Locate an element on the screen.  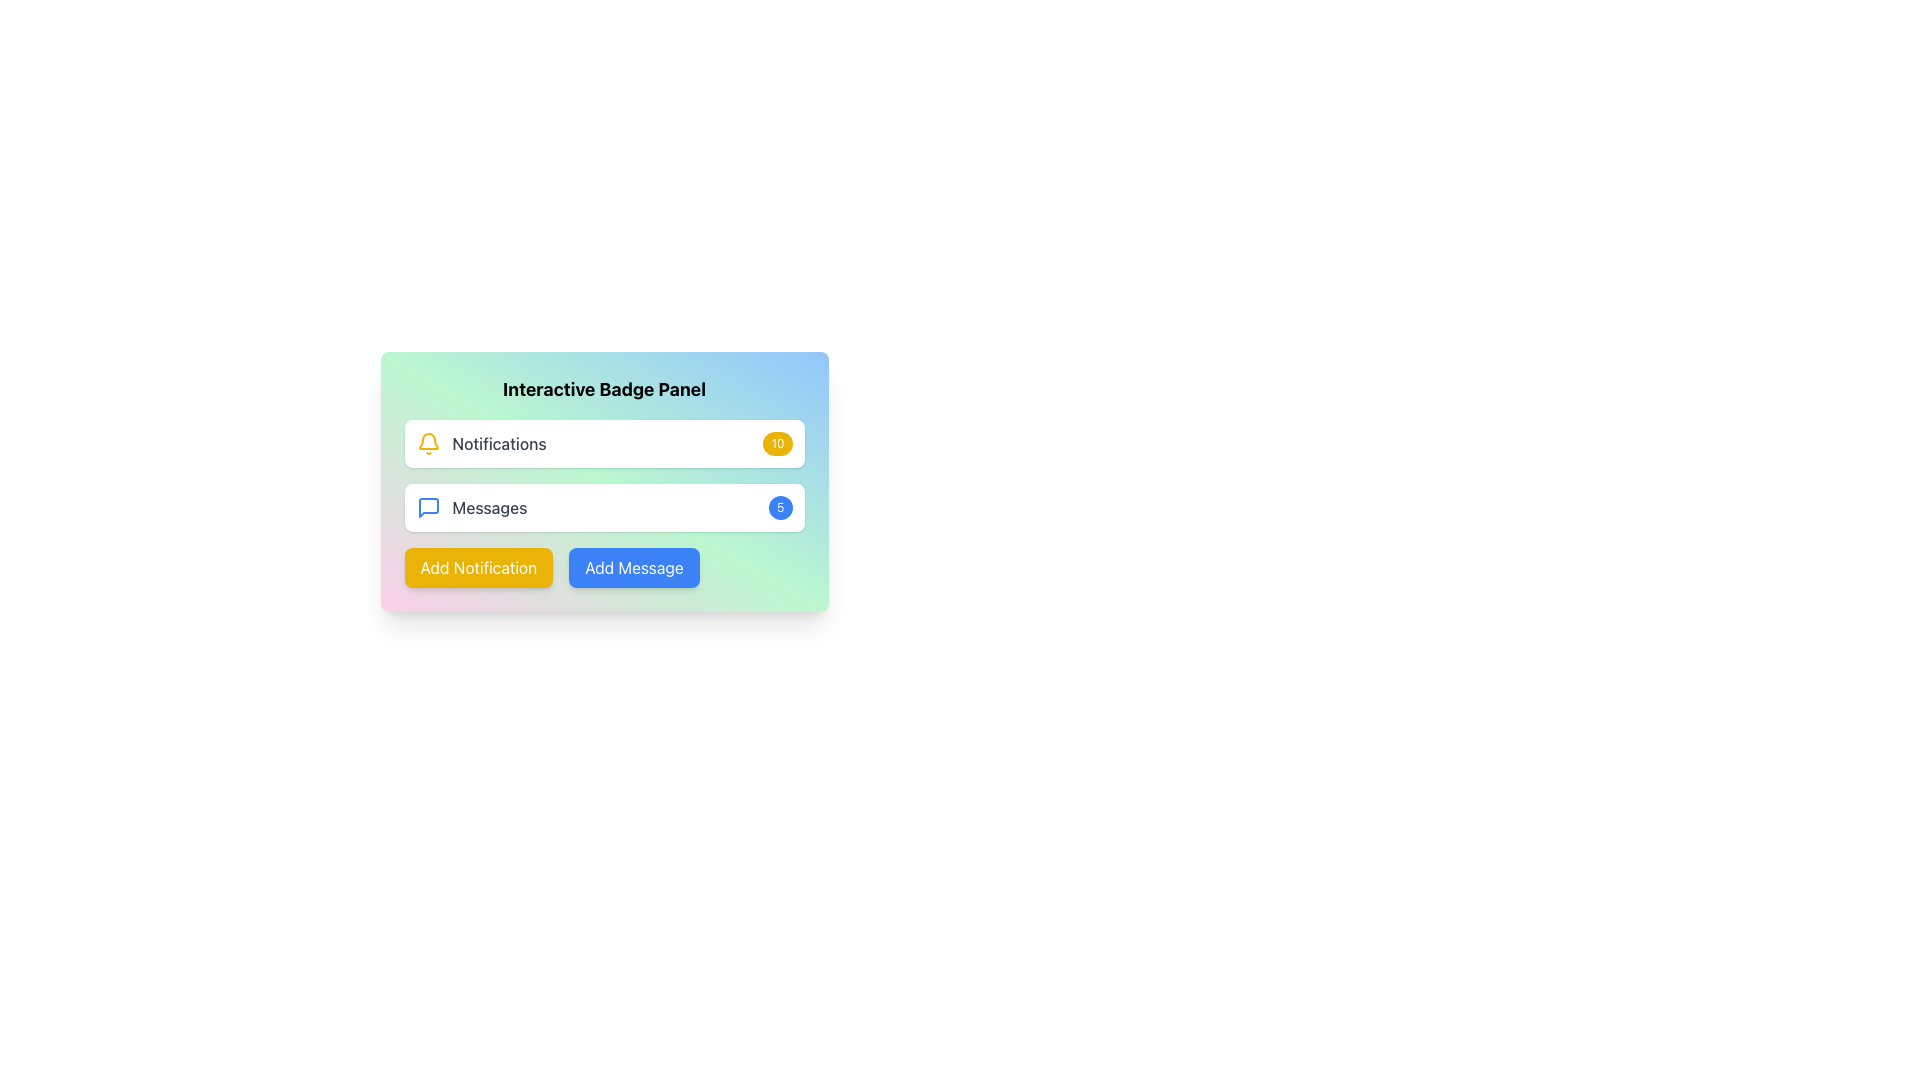
the chat bubble icon in the 'Messages' section of the 'Interactive Badge Panel', which is located to the left of the text 'Messages' and the numeric badge showing '5' is located at coordinates (427, 507).